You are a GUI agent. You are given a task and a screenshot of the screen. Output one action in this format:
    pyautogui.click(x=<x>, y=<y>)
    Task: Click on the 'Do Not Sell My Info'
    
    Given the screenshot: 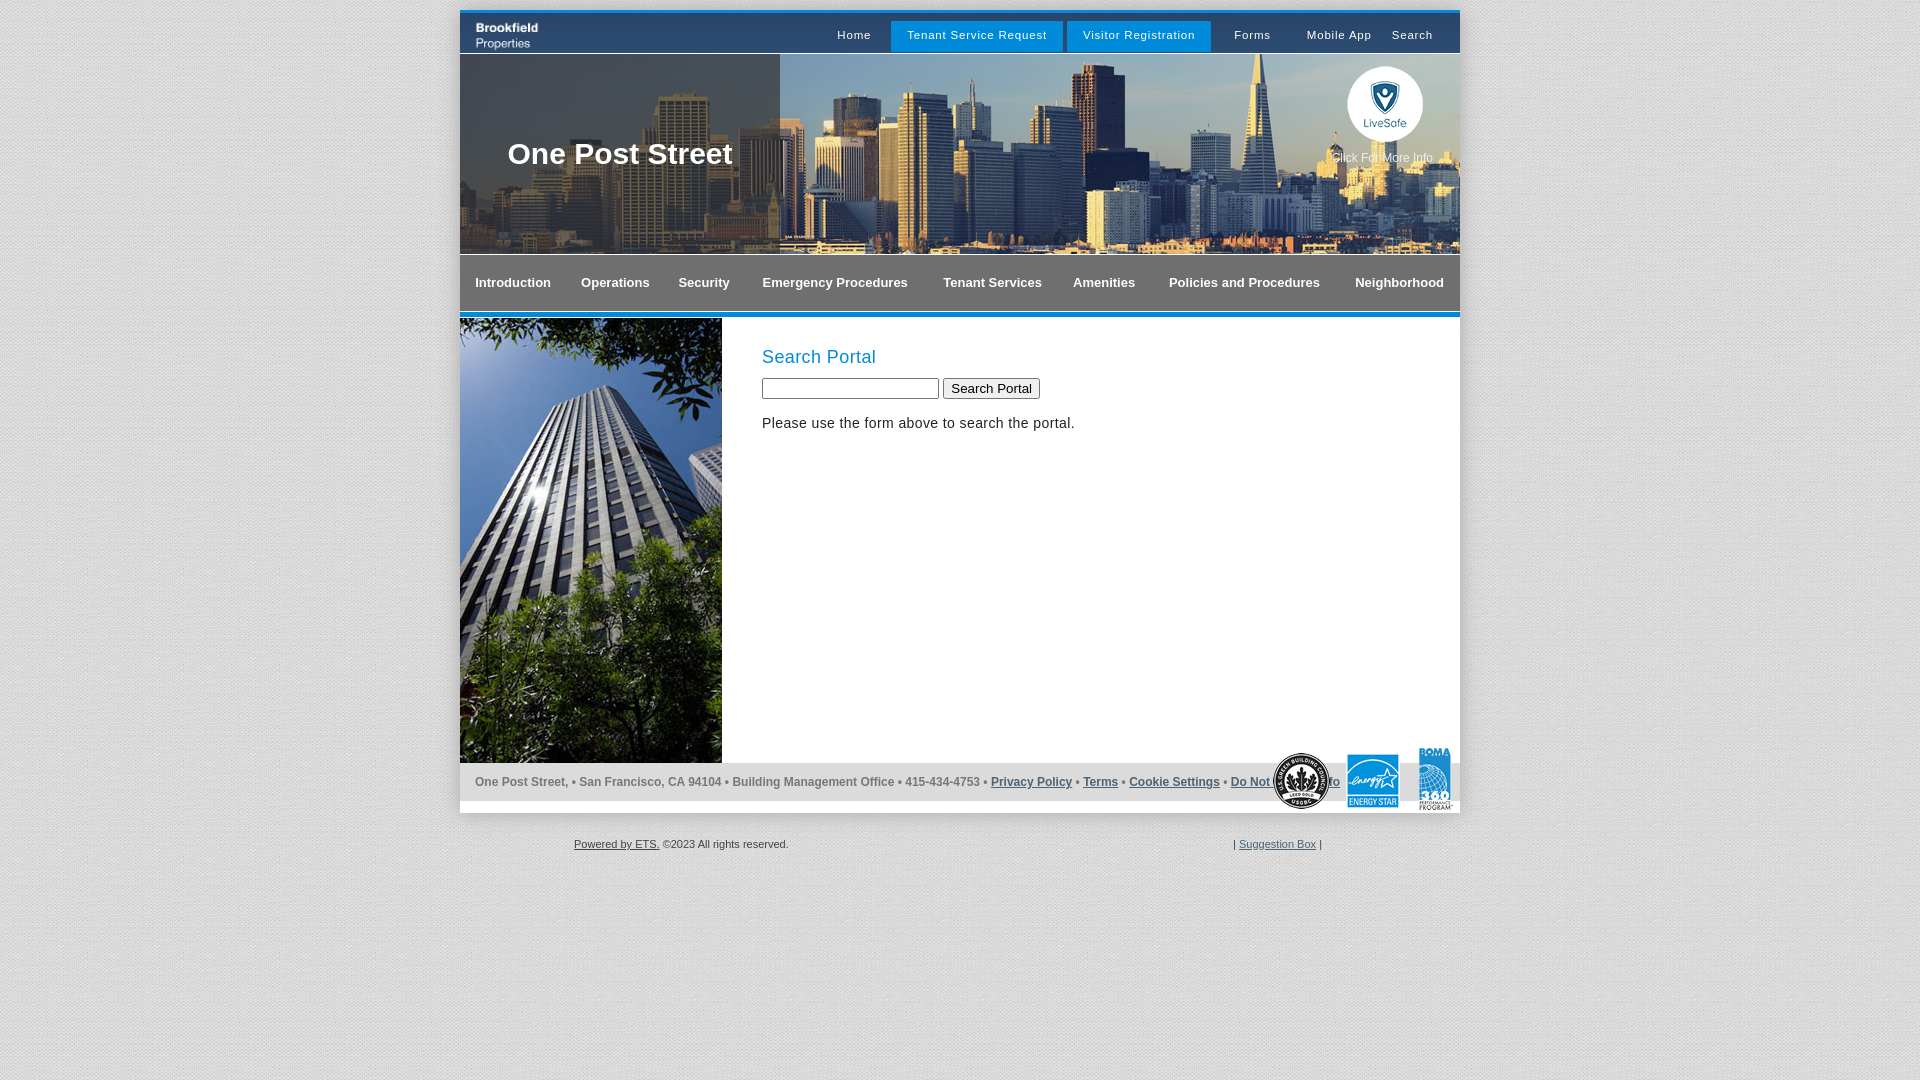 What is the action you would take?
    pyautogui.click(x=1285, y=781)
    